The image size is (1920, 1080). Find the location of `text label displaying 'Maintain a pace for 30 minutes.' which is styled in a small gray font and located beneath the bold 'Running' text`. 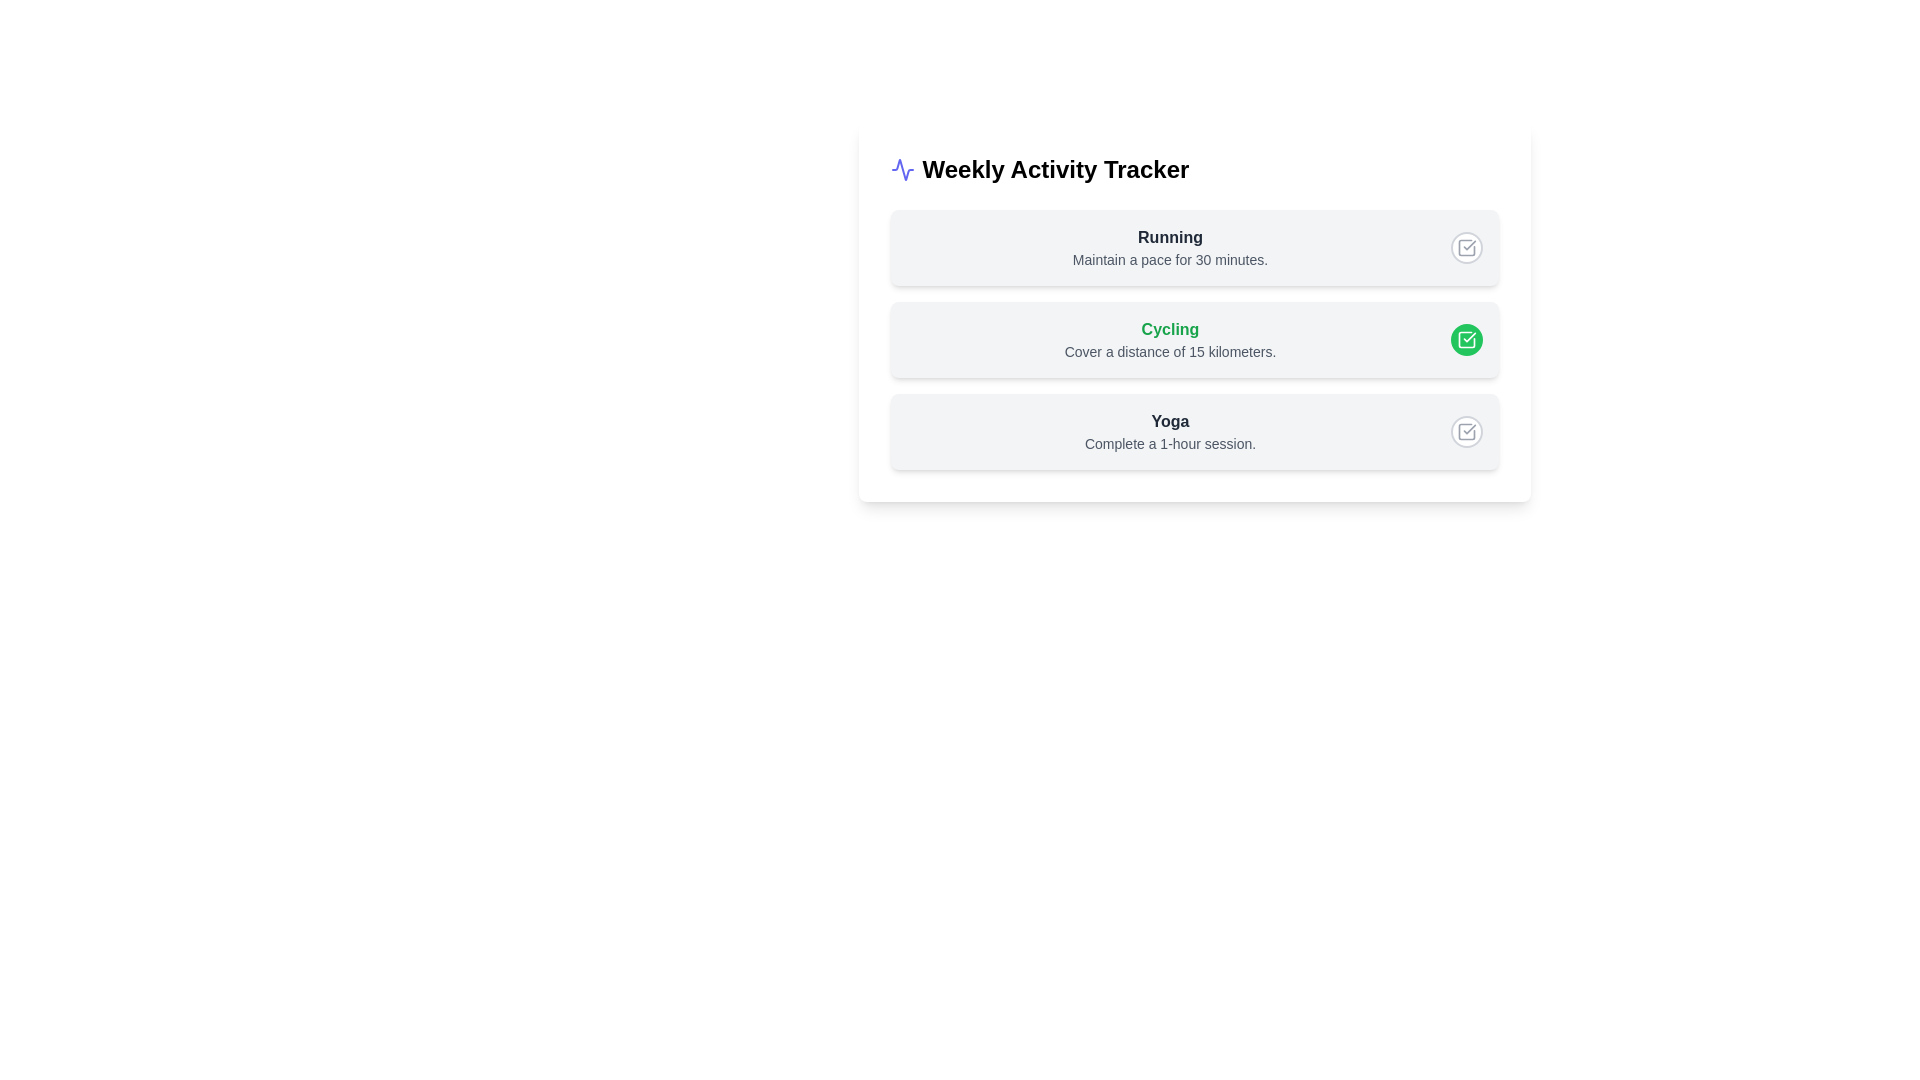

text label displaying 'Maintain a pace for 30 minutes.' which is styled in a small gray font and located beneath the bold 'Running' text is located at coordinates (1170, 258).